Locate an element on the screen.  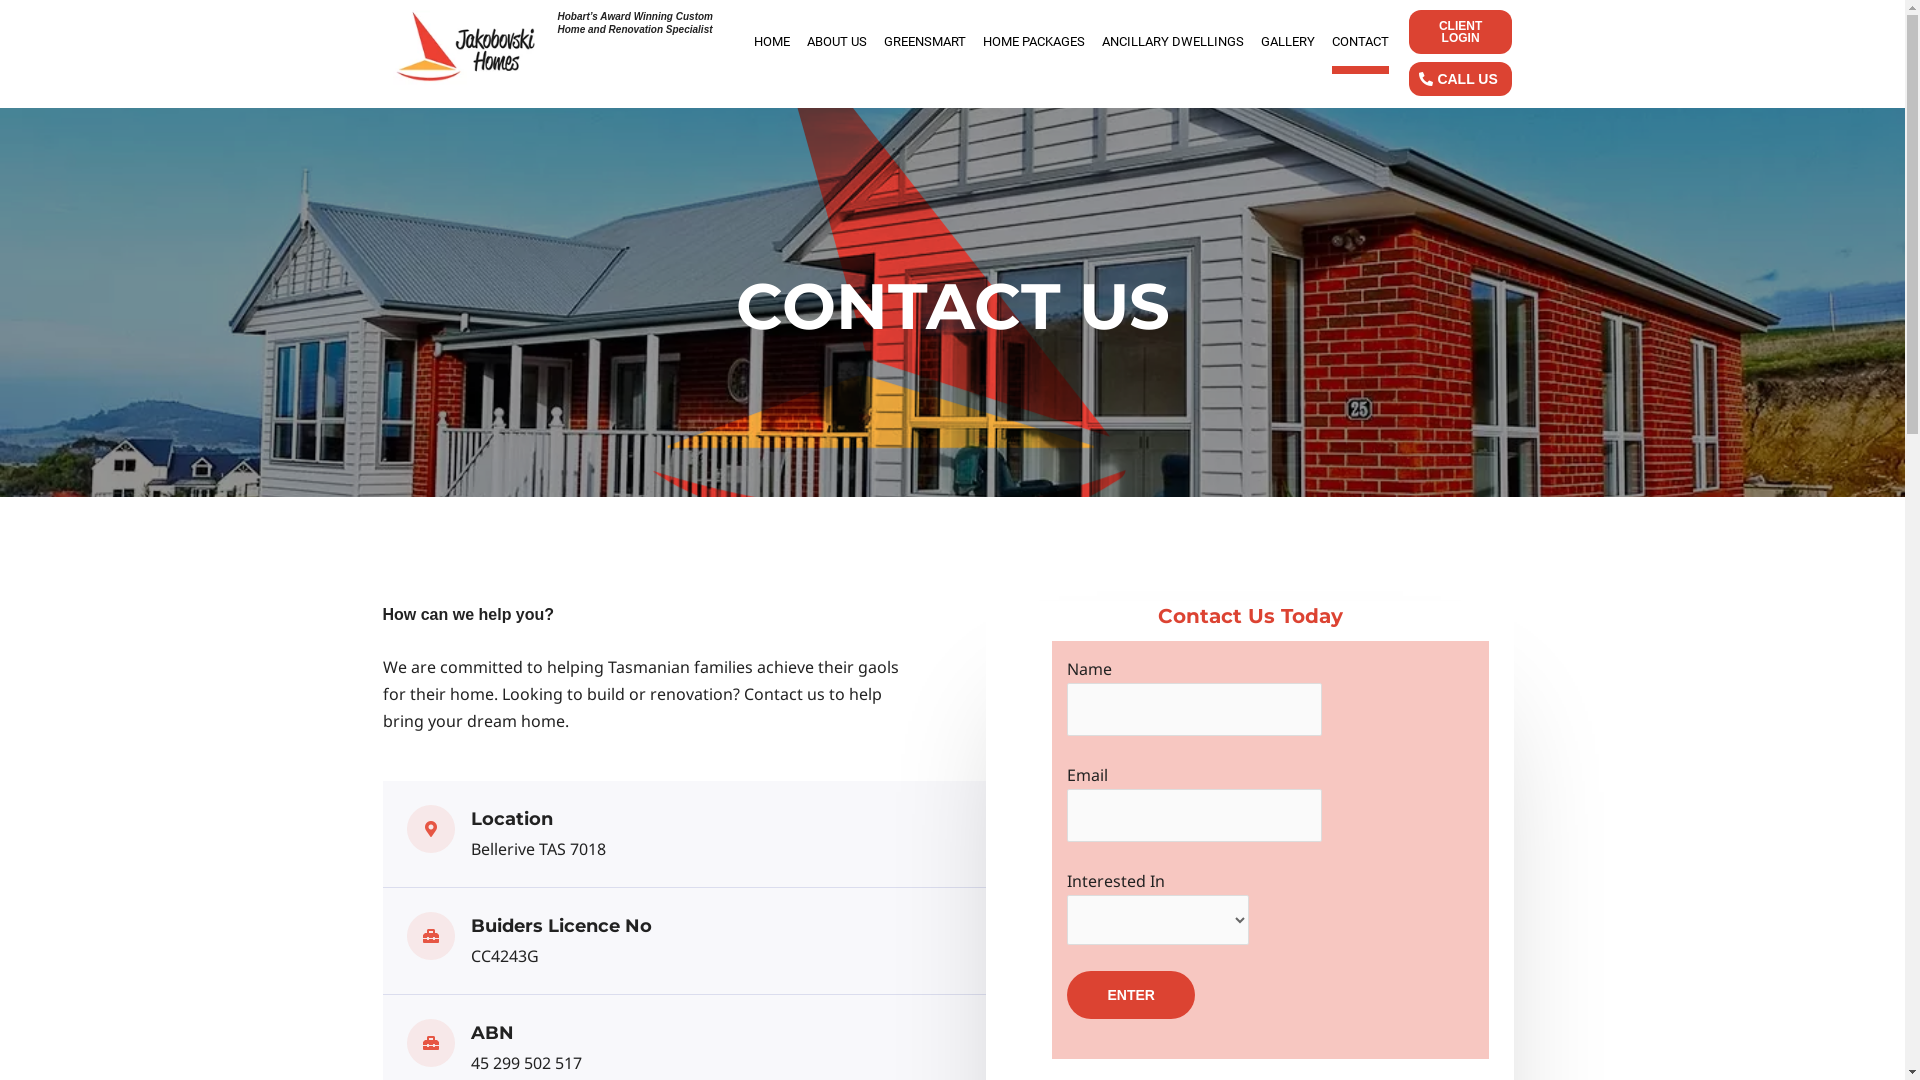
'ENTER' is located at coordinates (1130, 995).